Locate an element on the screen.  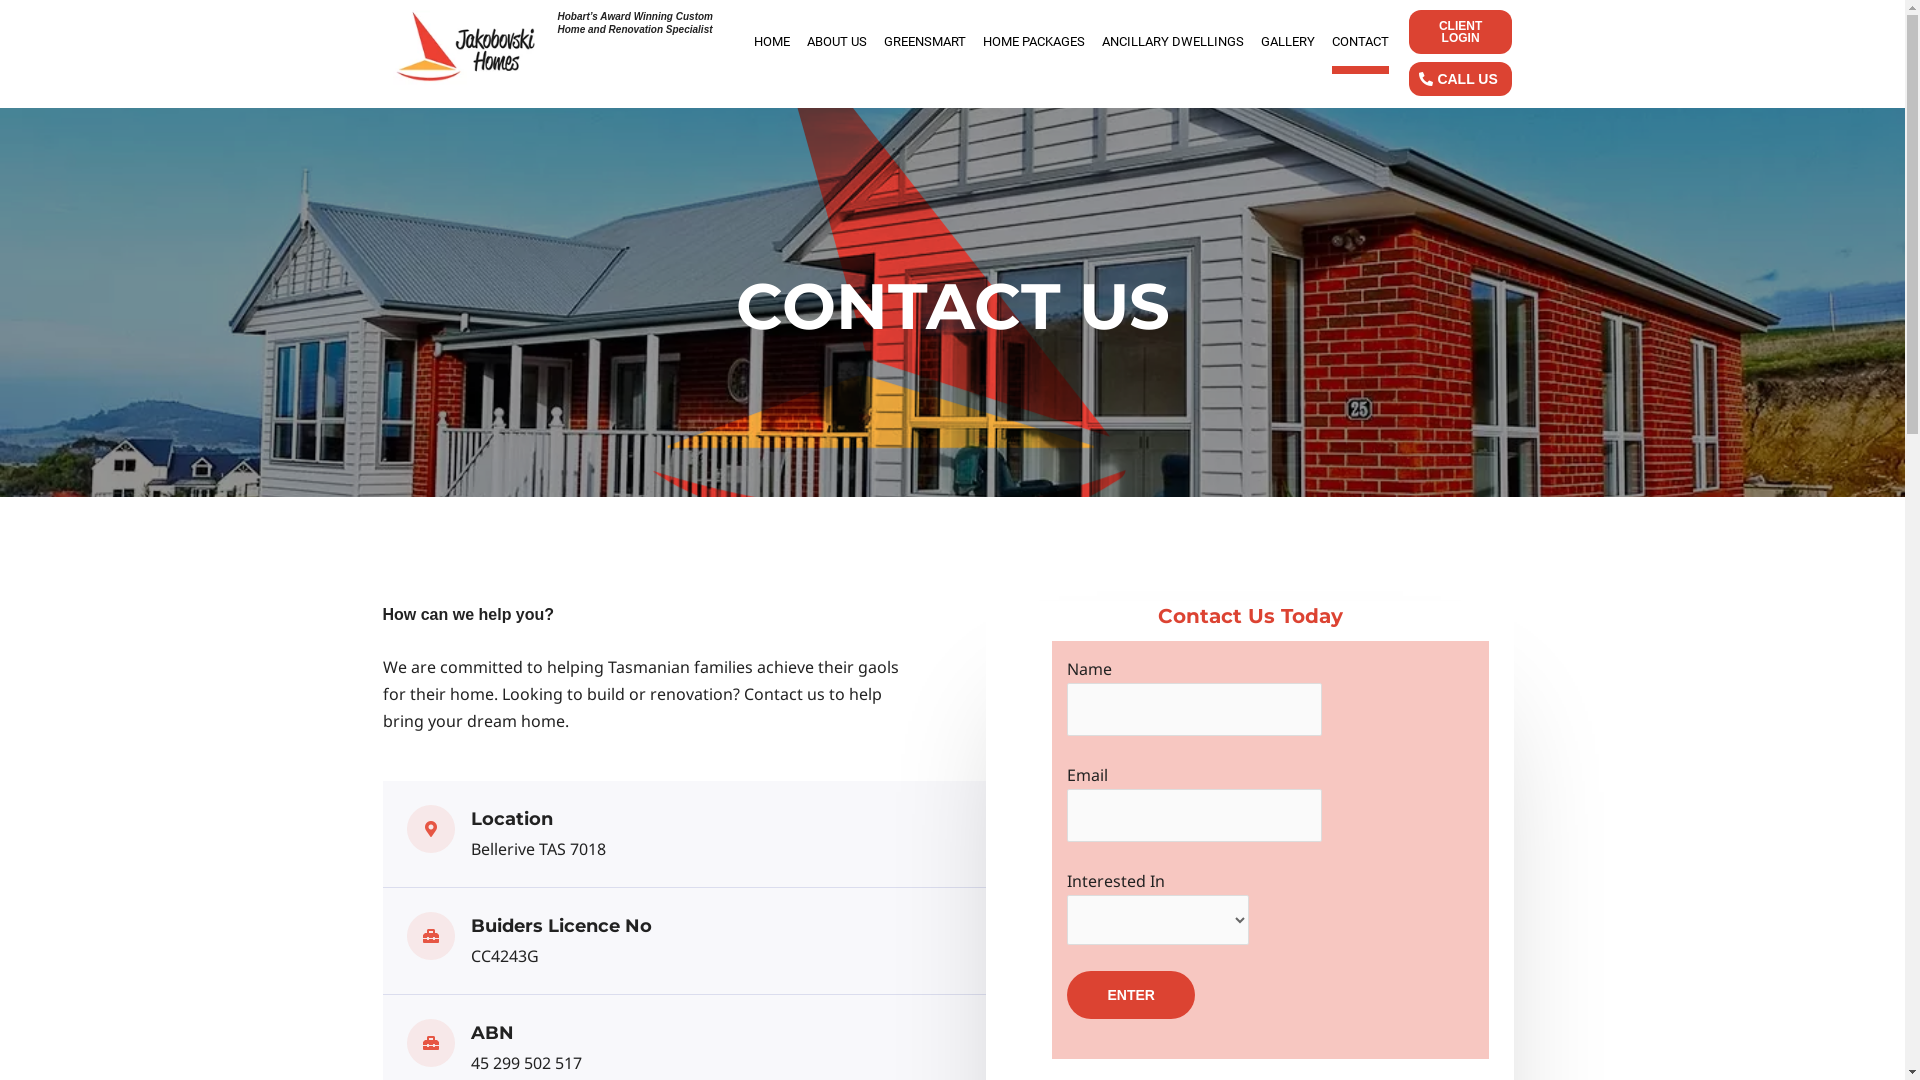
'ENTER' is located at coordinates (1130, 995).